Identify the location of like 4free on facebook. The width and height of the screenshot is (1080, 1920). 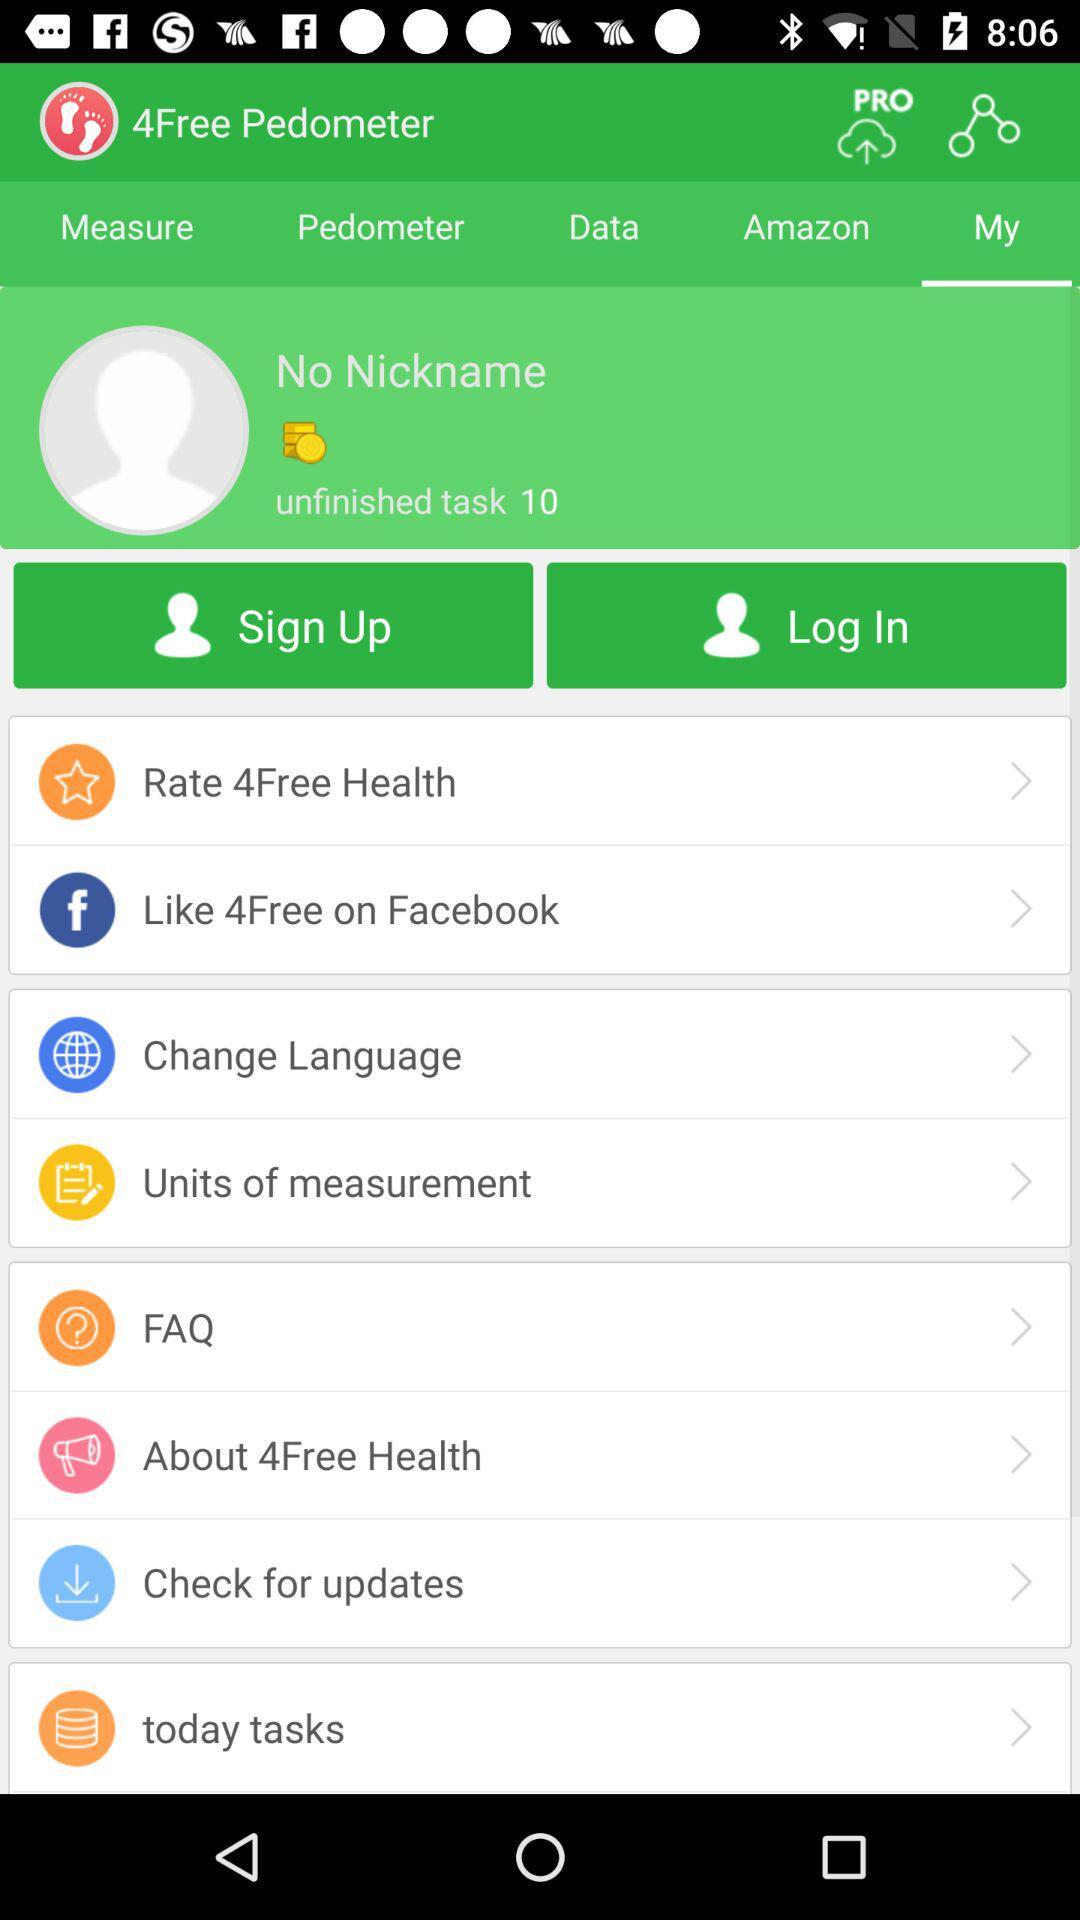
(540, 907).